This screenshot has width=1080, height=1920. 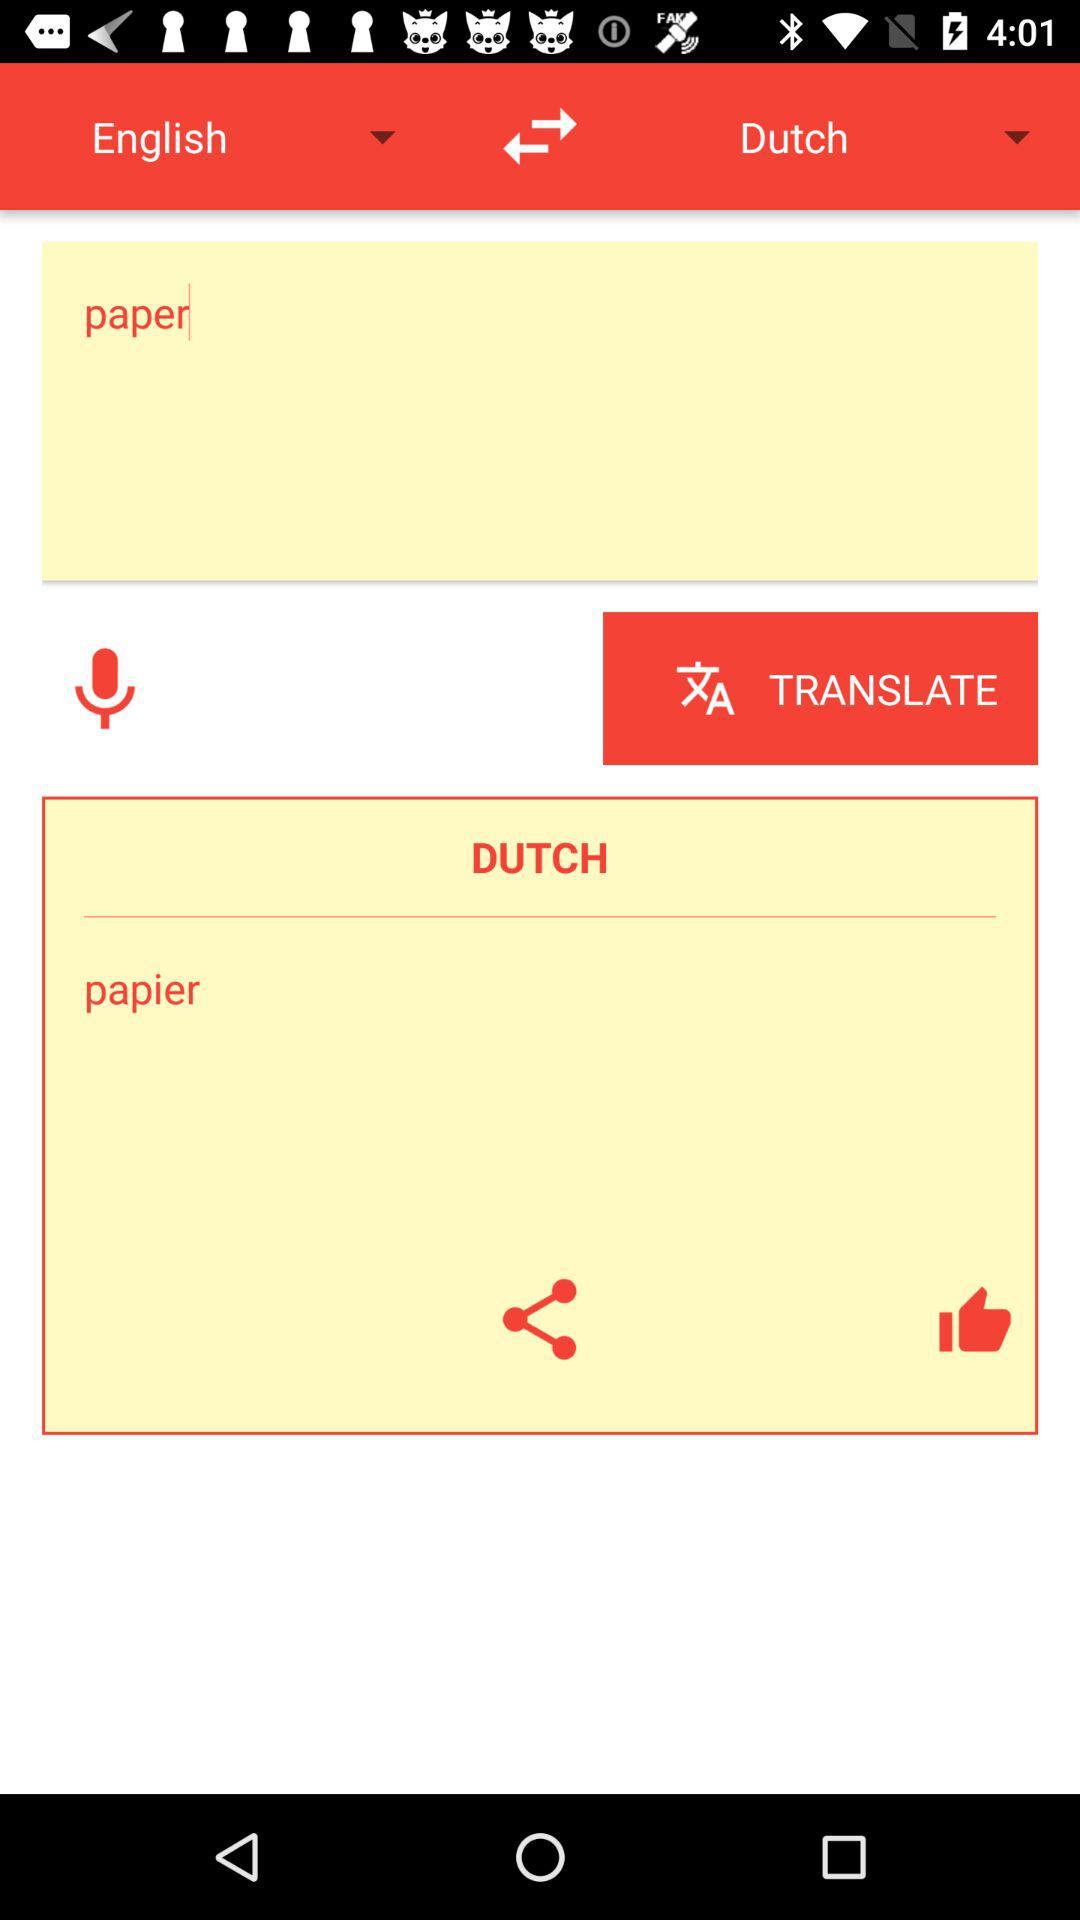 What do you see at coordinates (540, 1319) in the screenshot?
I see `share the translation` at bounding box center [540, 1319].